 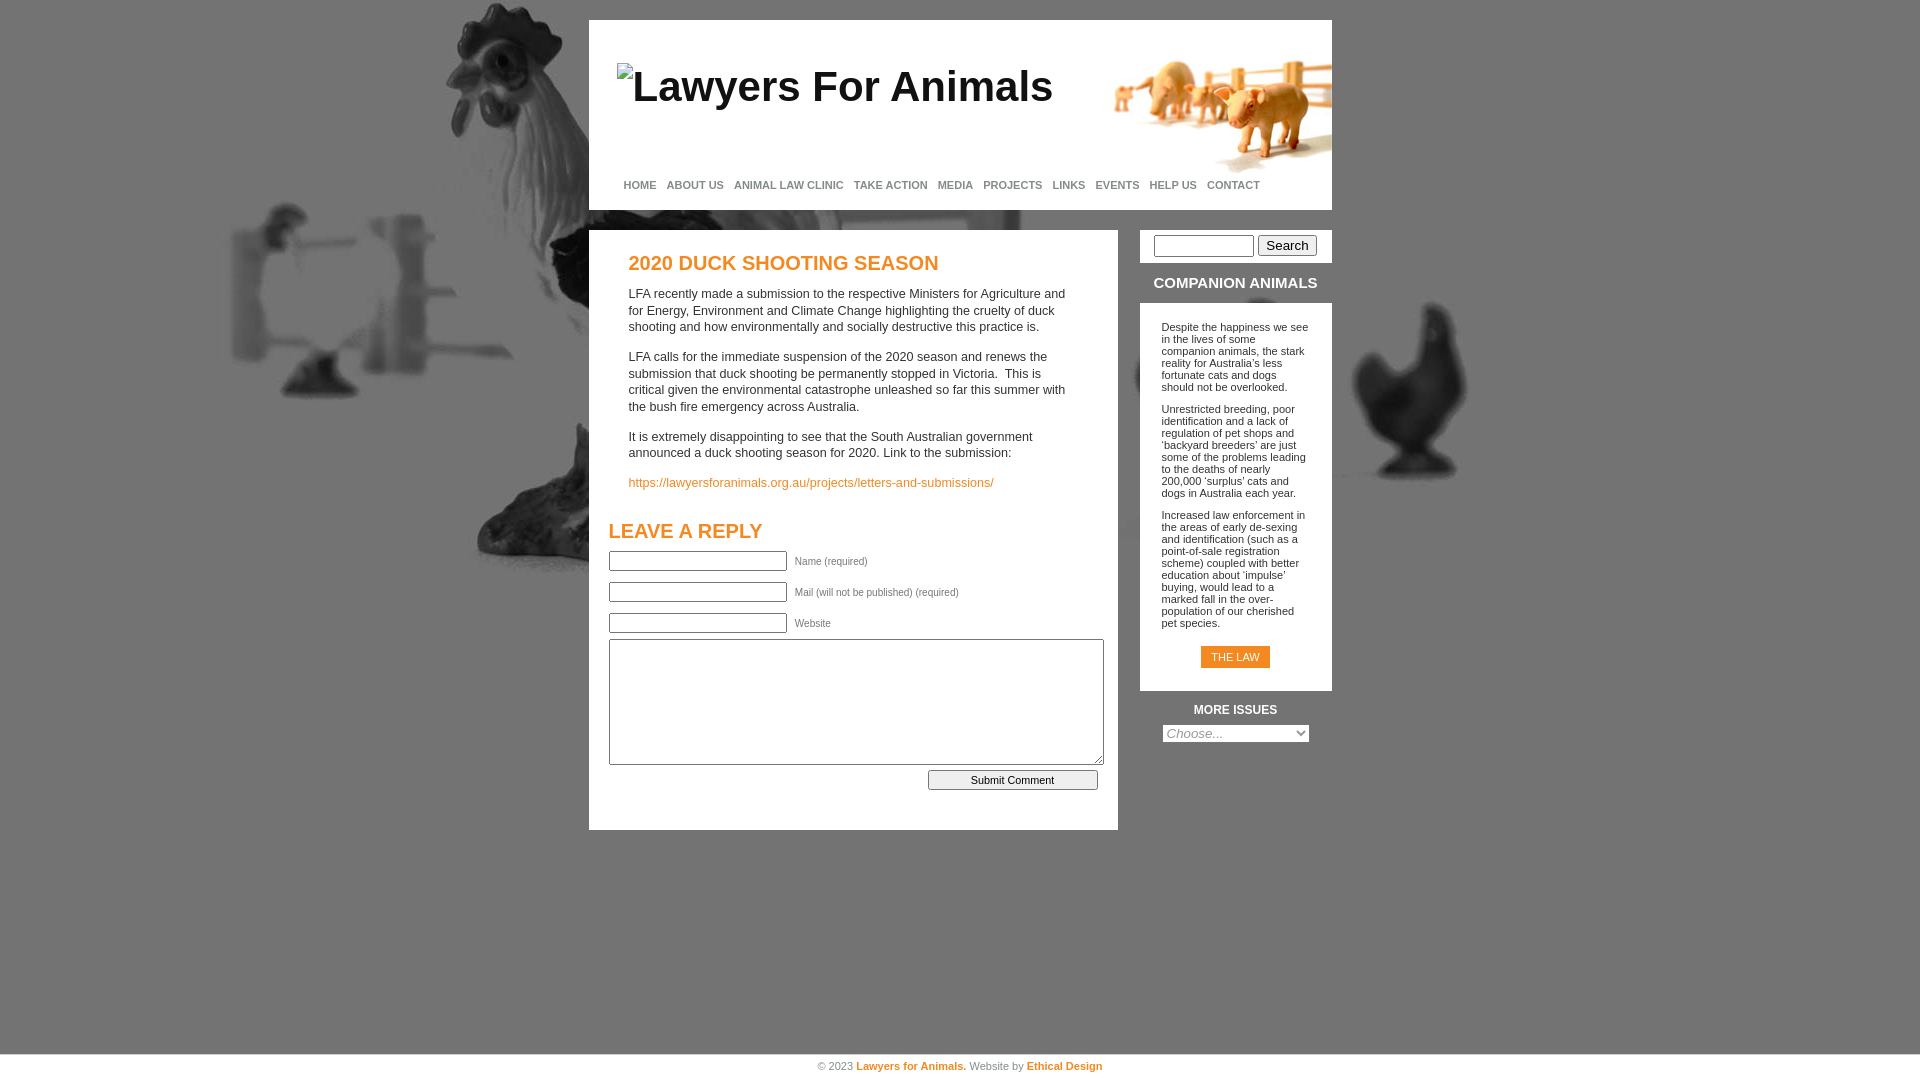 What do you see at coordinates (787, 185) in the screenshot?
I see `'ANIMAL LAW CLINIC'` at bounding box center [787, 185].